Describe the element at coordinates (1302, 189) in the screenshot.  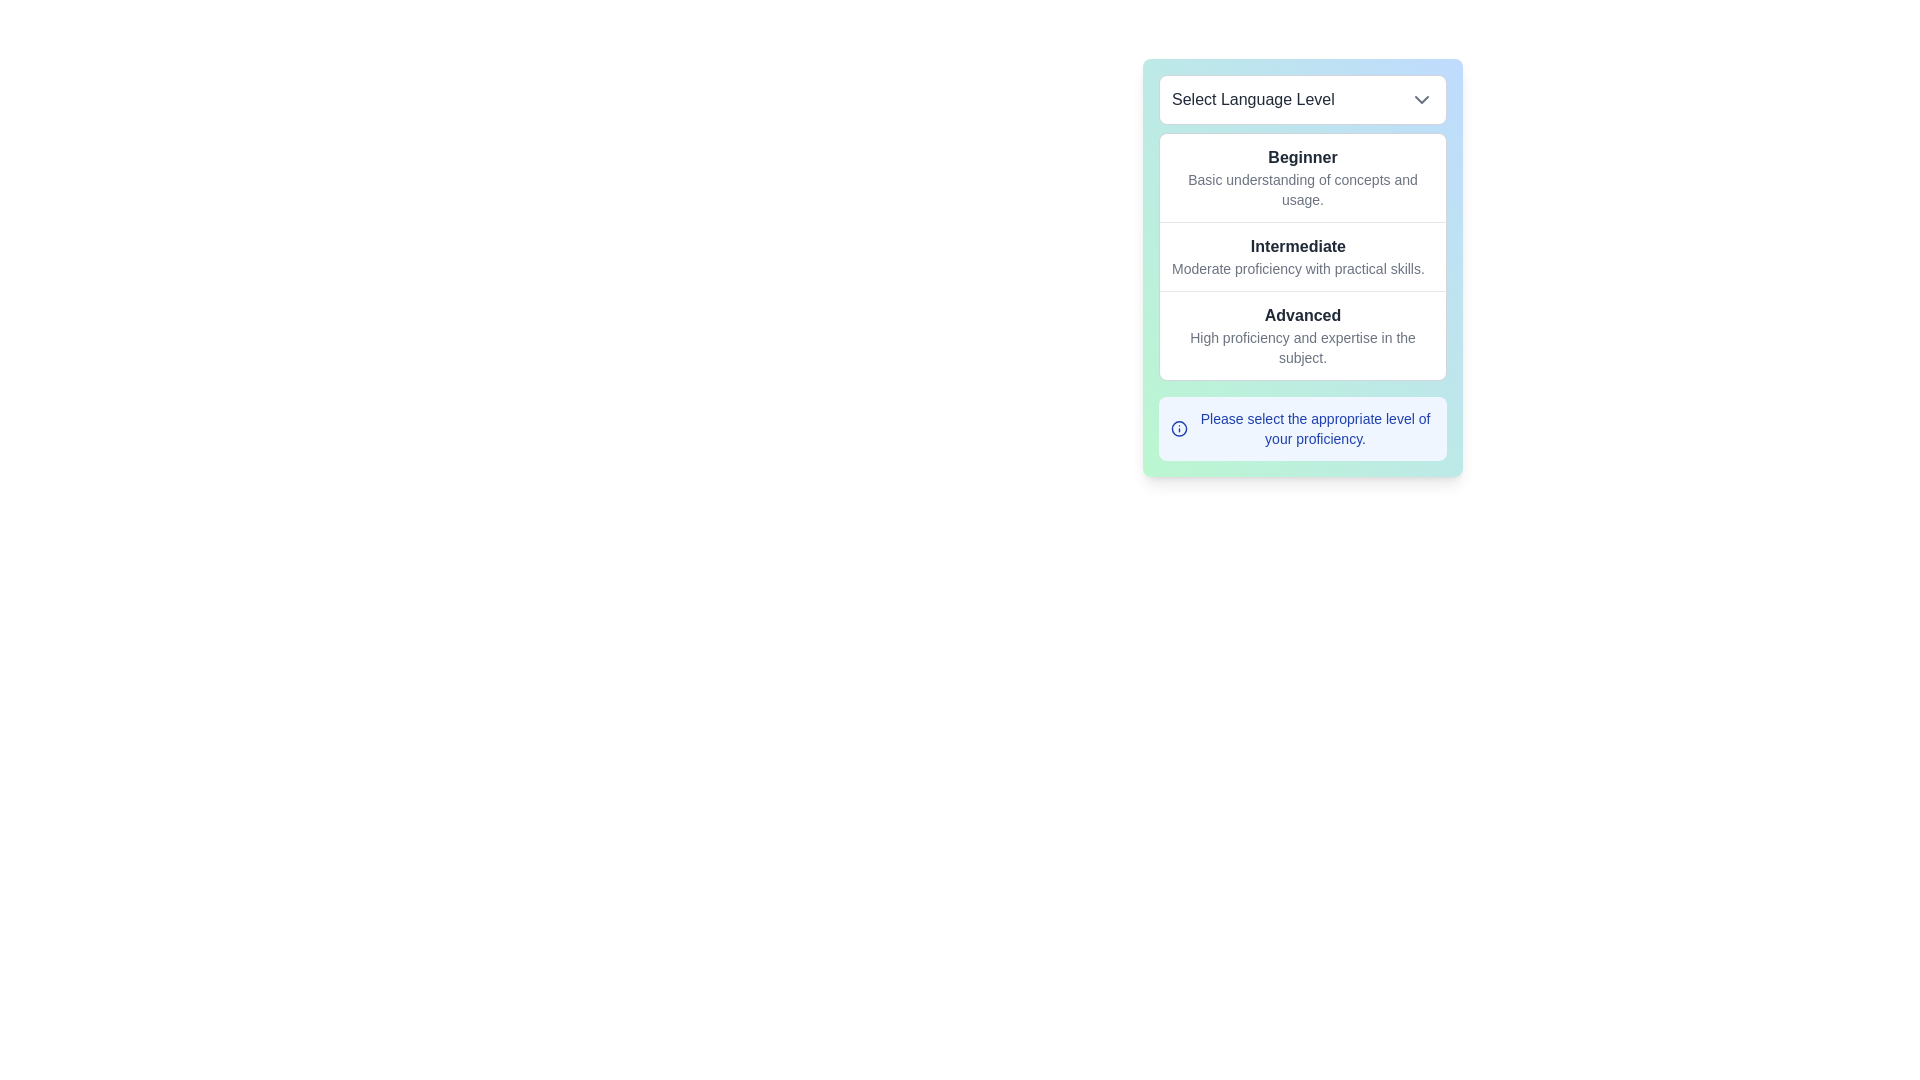
I see `the text label that reads 'Basic understanding of concepts and usage.' which is styled in a small sans-serif font and is gray in color, located under the 'Beginner' header` at that location.